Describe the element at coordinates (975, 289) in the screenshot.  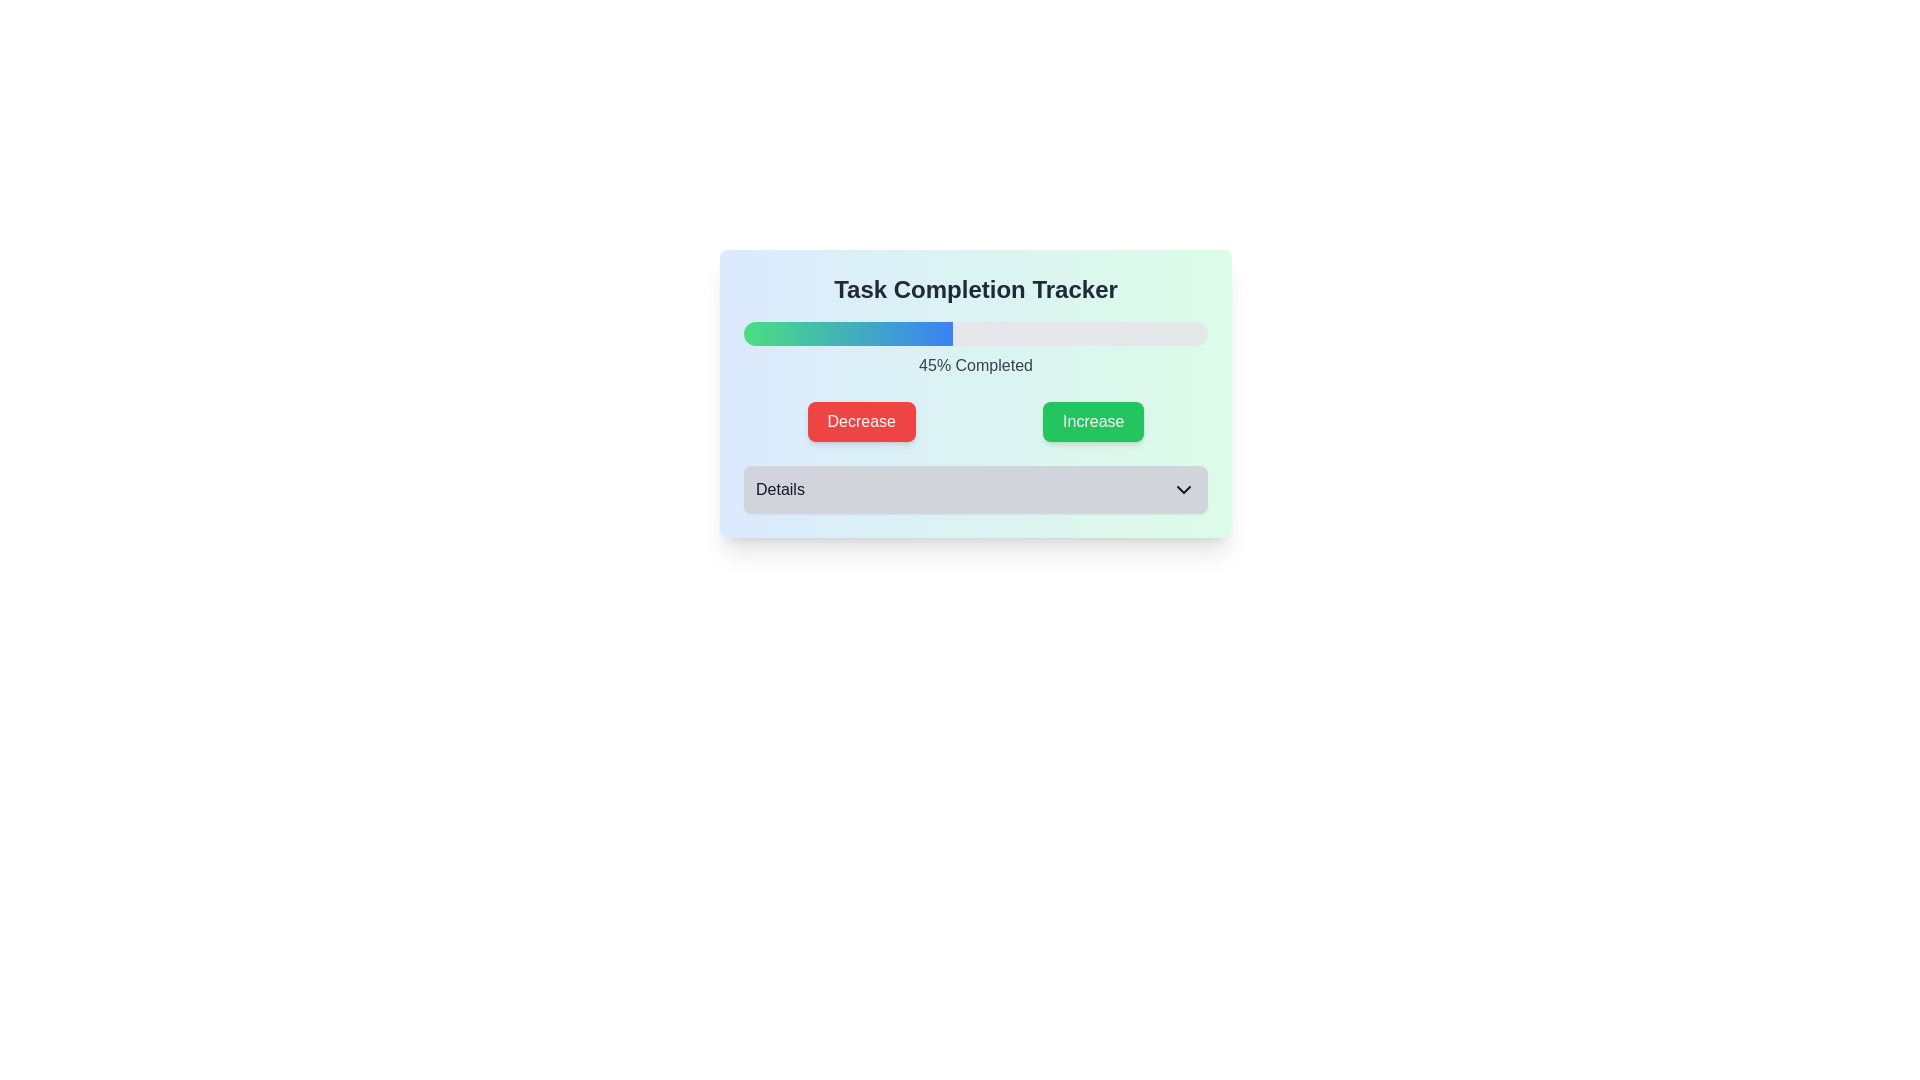
I see `the main header text that serves as the title for the surrounding content, located at the top of its section` at that location.